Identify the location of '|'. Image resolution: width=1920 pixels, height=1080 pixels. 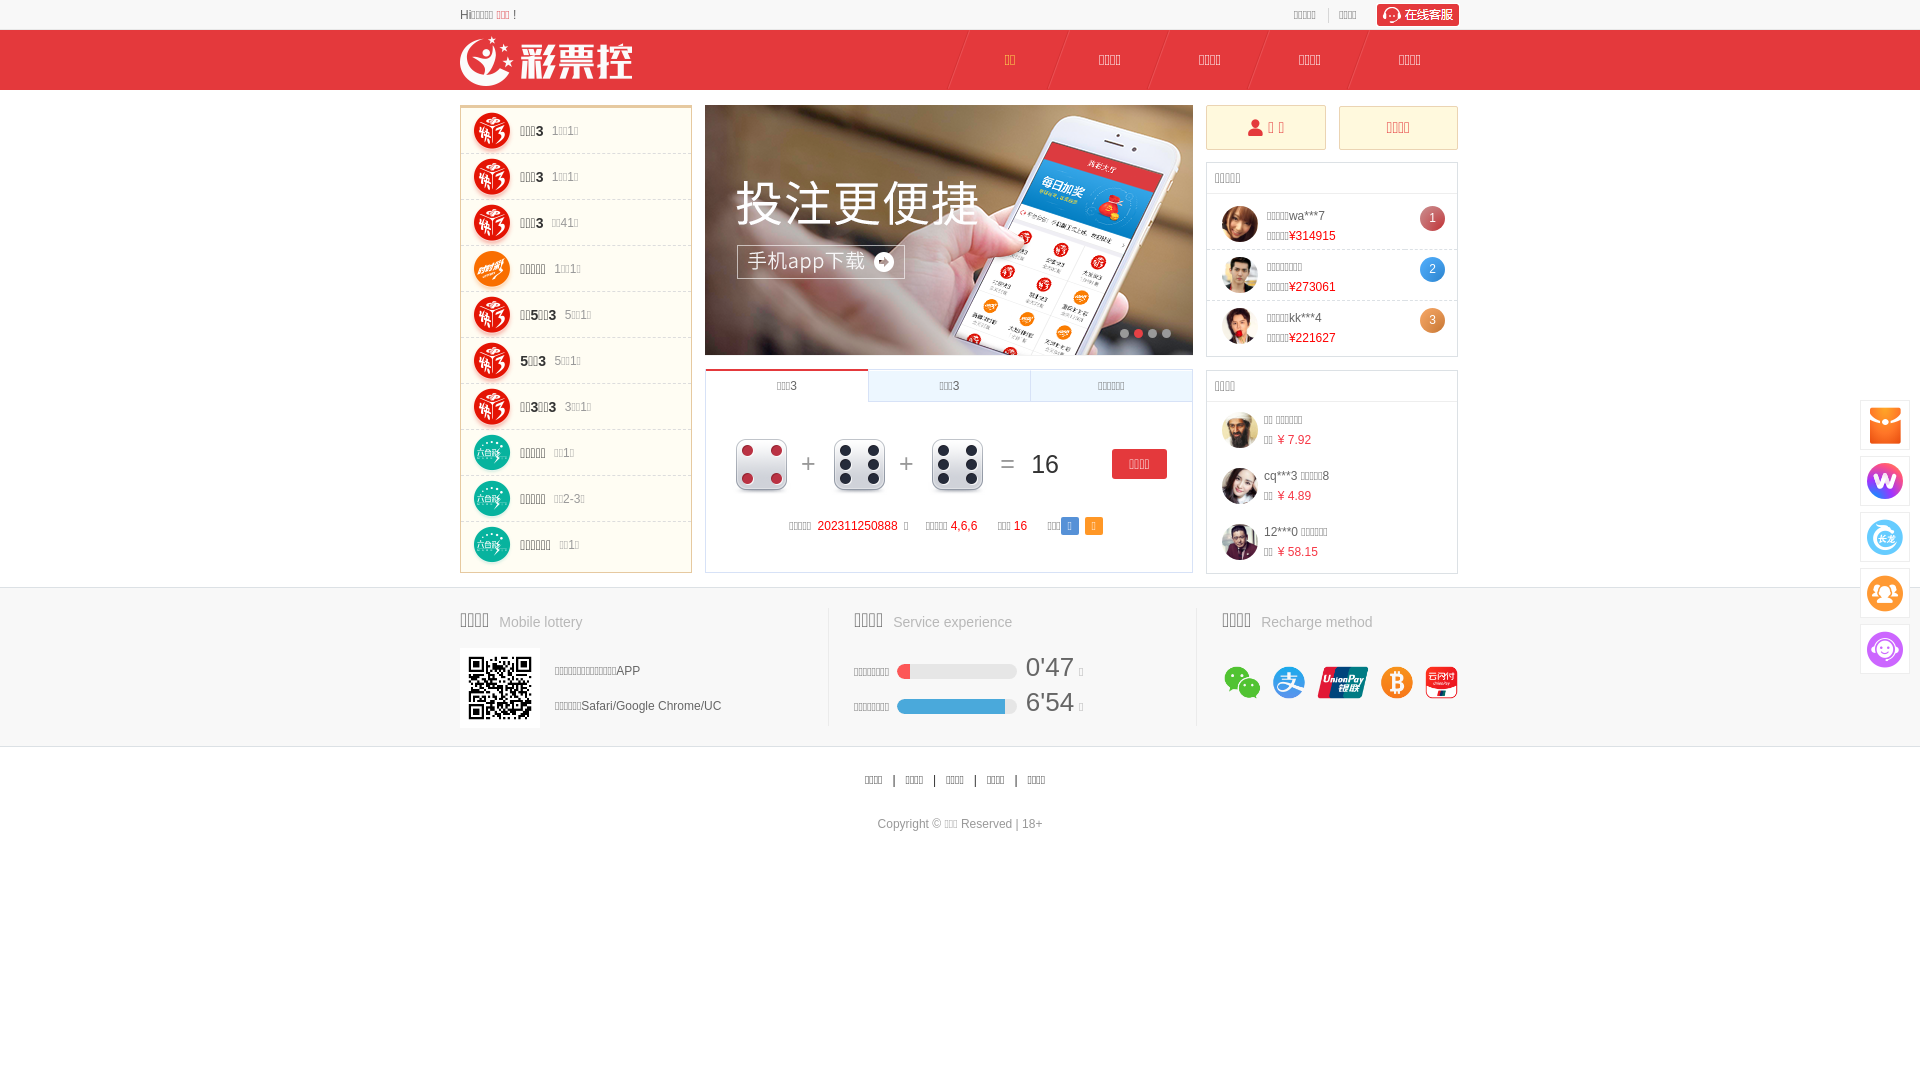
(892, 779).